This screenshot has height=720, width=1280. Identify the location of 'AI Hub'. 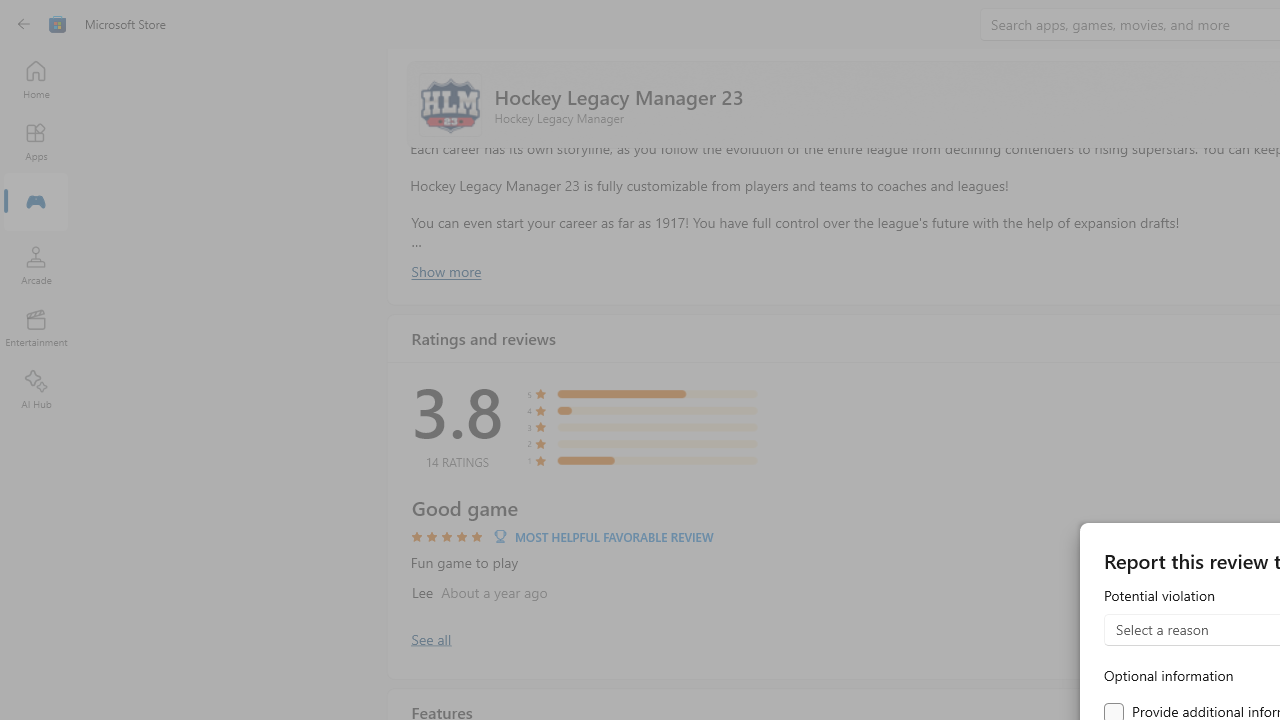
(35, 390).